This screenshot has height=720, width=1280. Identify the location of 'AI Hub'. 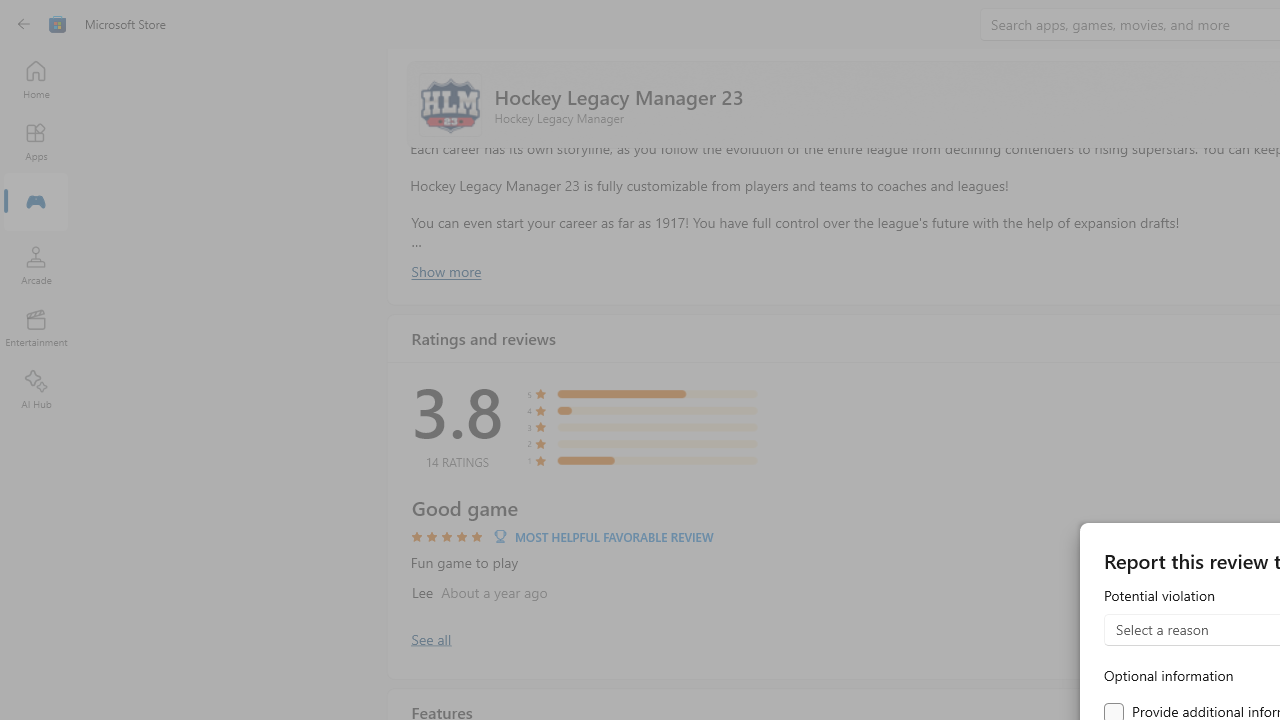
(35, 390).